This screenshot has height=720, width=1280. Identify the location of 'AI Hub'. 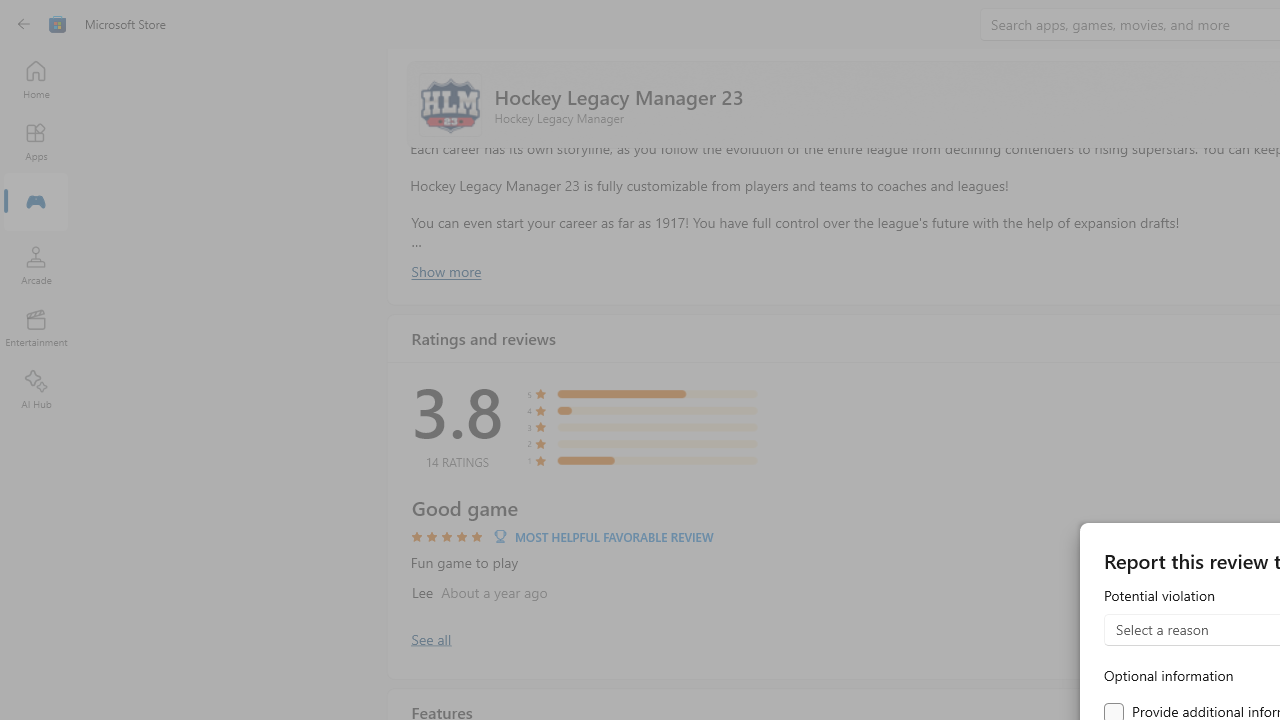
(35, 390).